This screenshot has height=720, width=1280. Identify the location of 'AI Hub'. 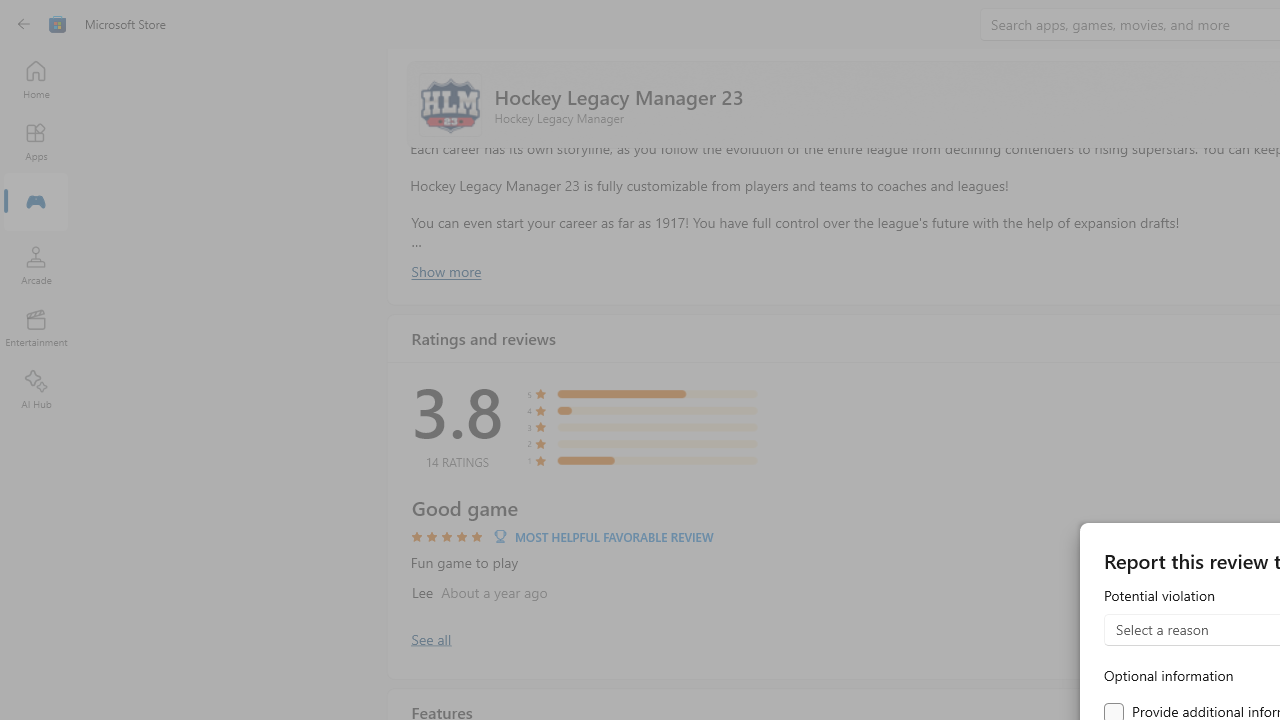
(35, 390).